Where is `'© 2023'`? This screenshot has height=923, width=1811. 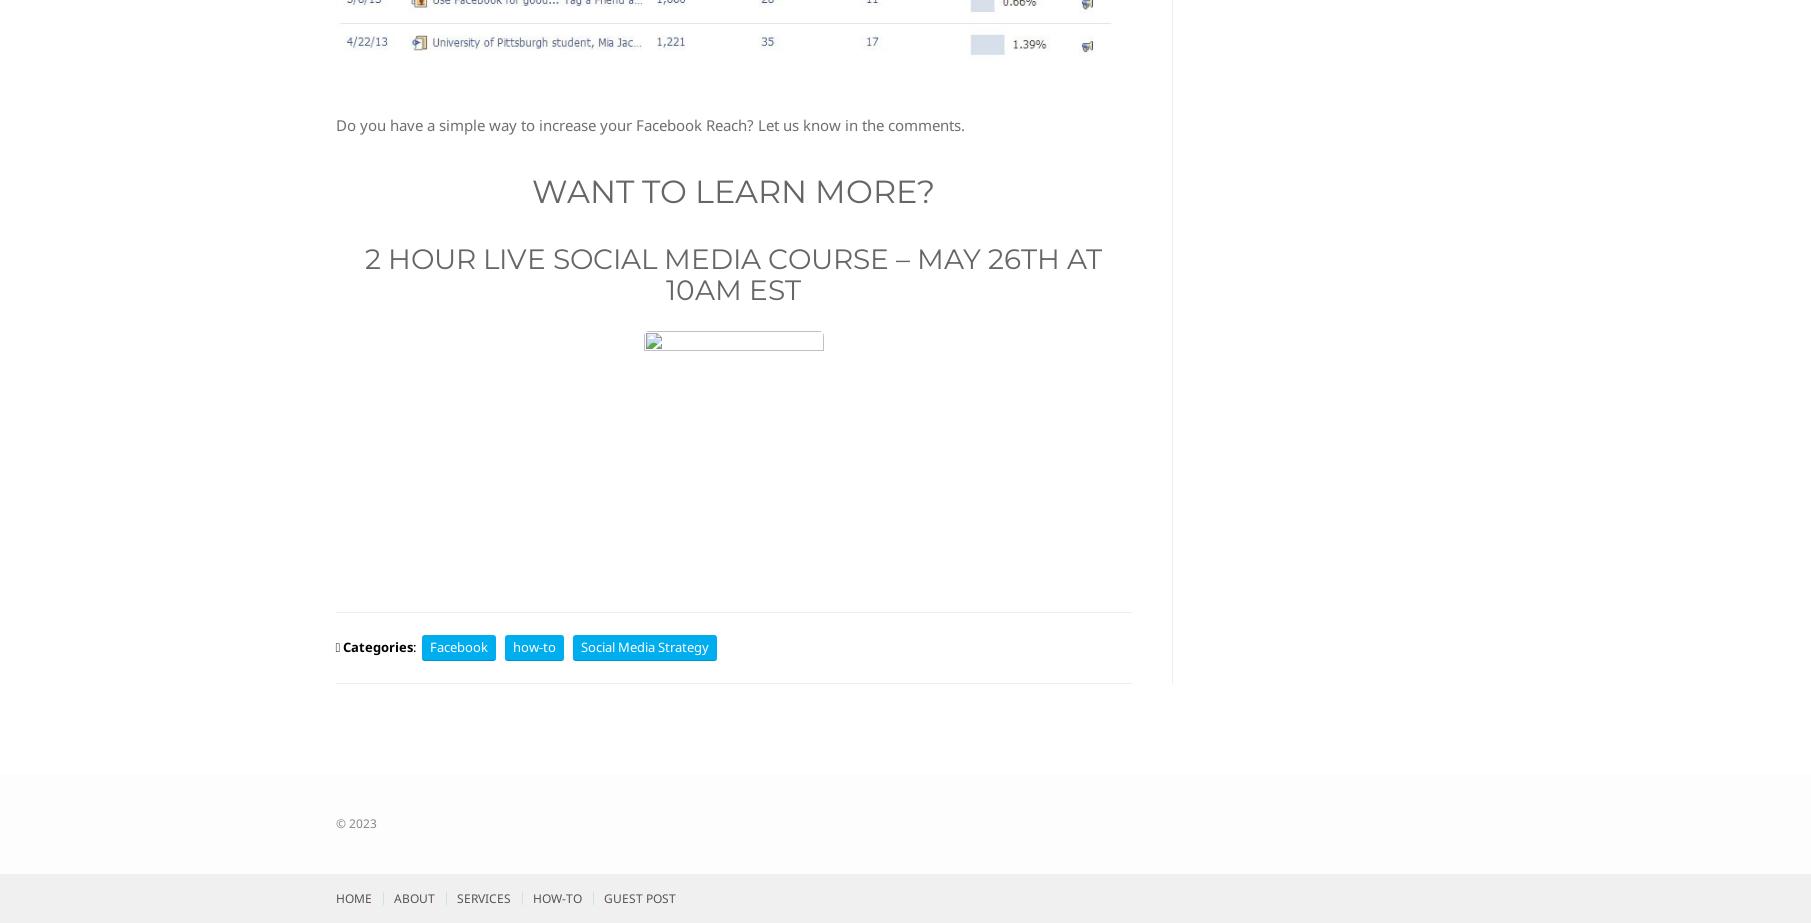
'© 2023' is located at coordinates (354, 822).